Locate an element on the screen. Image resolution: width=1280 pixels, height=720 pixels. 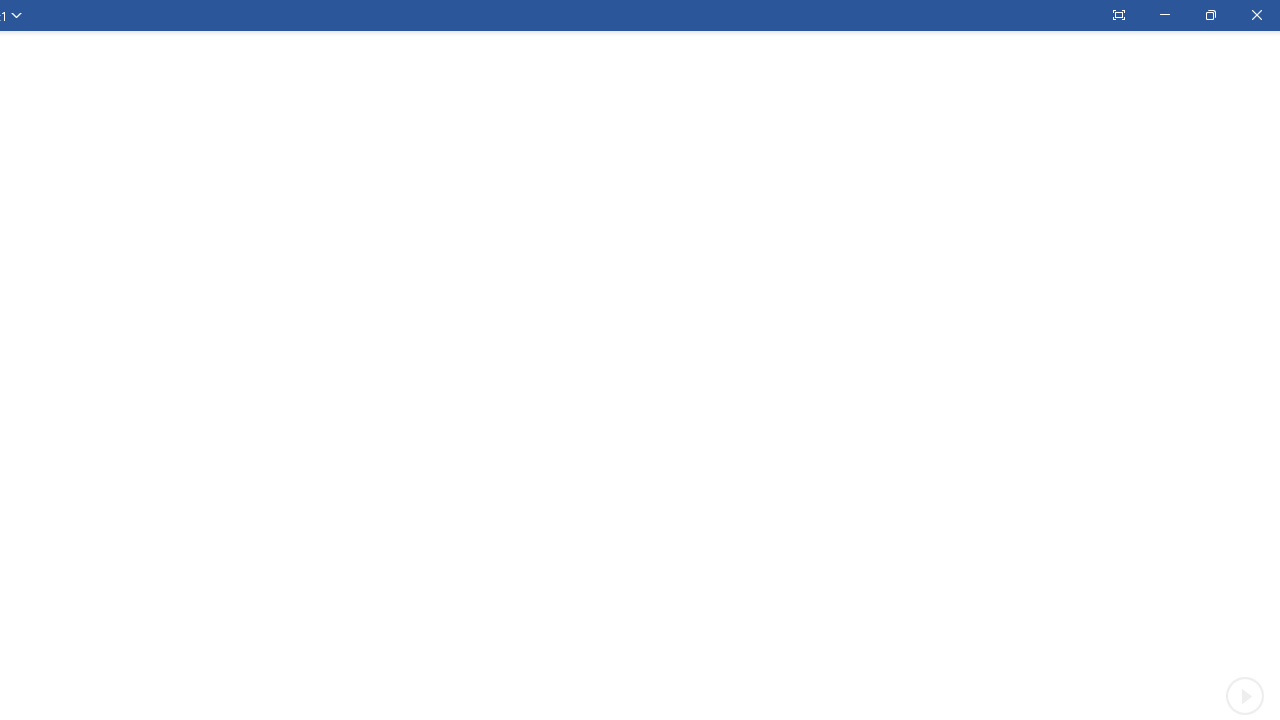
'Minimize' is located at coordinates (1164, 15).